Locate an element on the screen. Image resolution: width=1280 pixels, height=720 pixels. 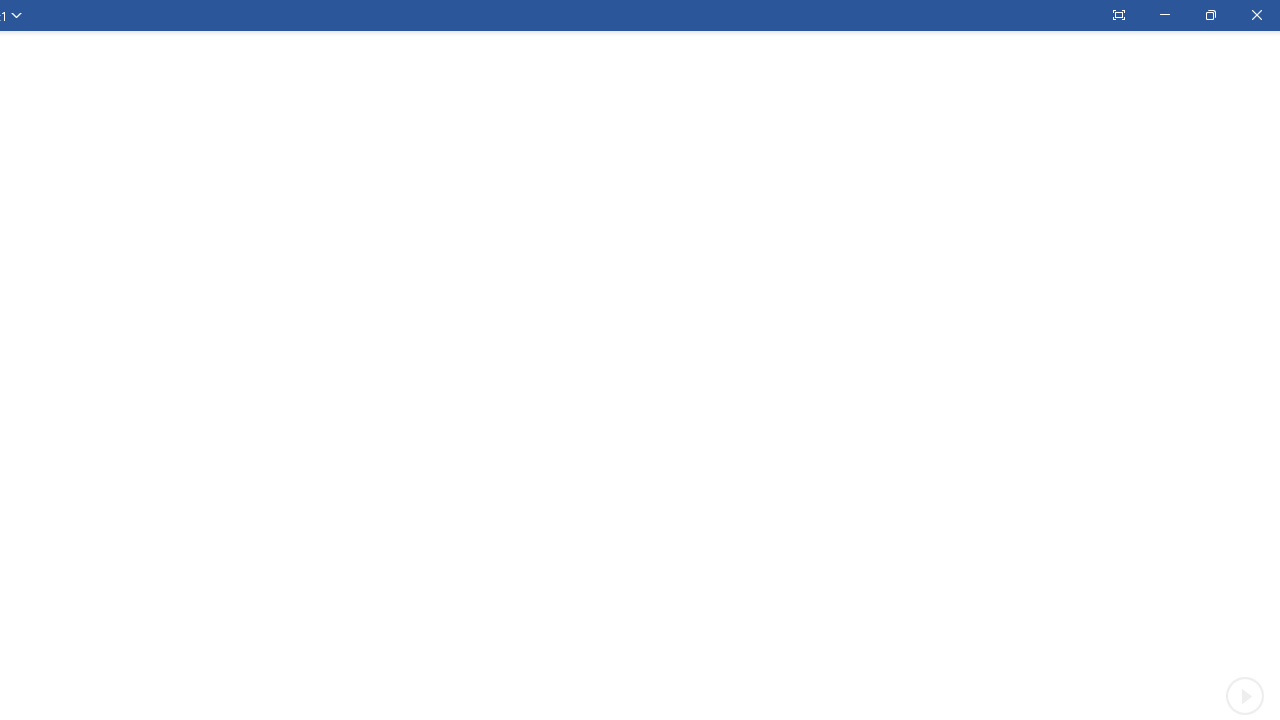
'Minimize' is located at coordinates (1164, 15).